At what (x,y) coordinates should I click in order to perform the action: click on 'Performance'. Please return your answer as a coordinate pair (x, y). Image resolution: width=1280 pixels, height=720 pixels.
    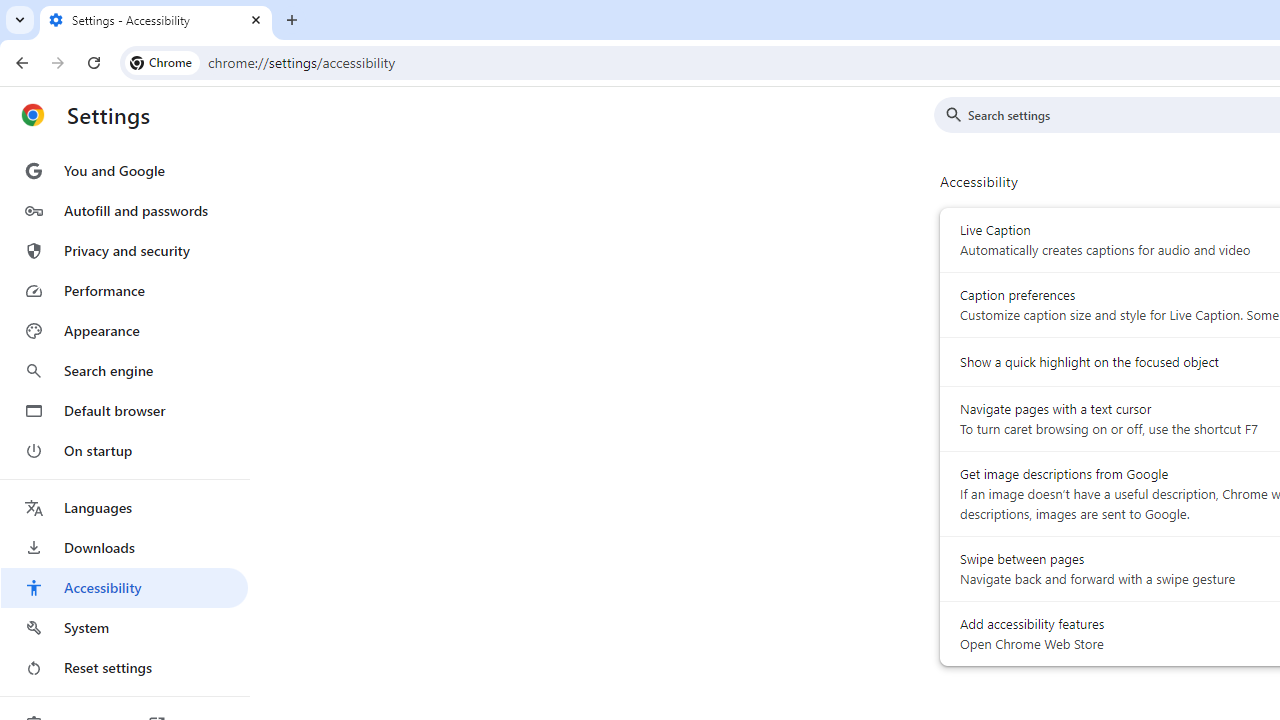
    Looking at the image, I should click on (123, 290).